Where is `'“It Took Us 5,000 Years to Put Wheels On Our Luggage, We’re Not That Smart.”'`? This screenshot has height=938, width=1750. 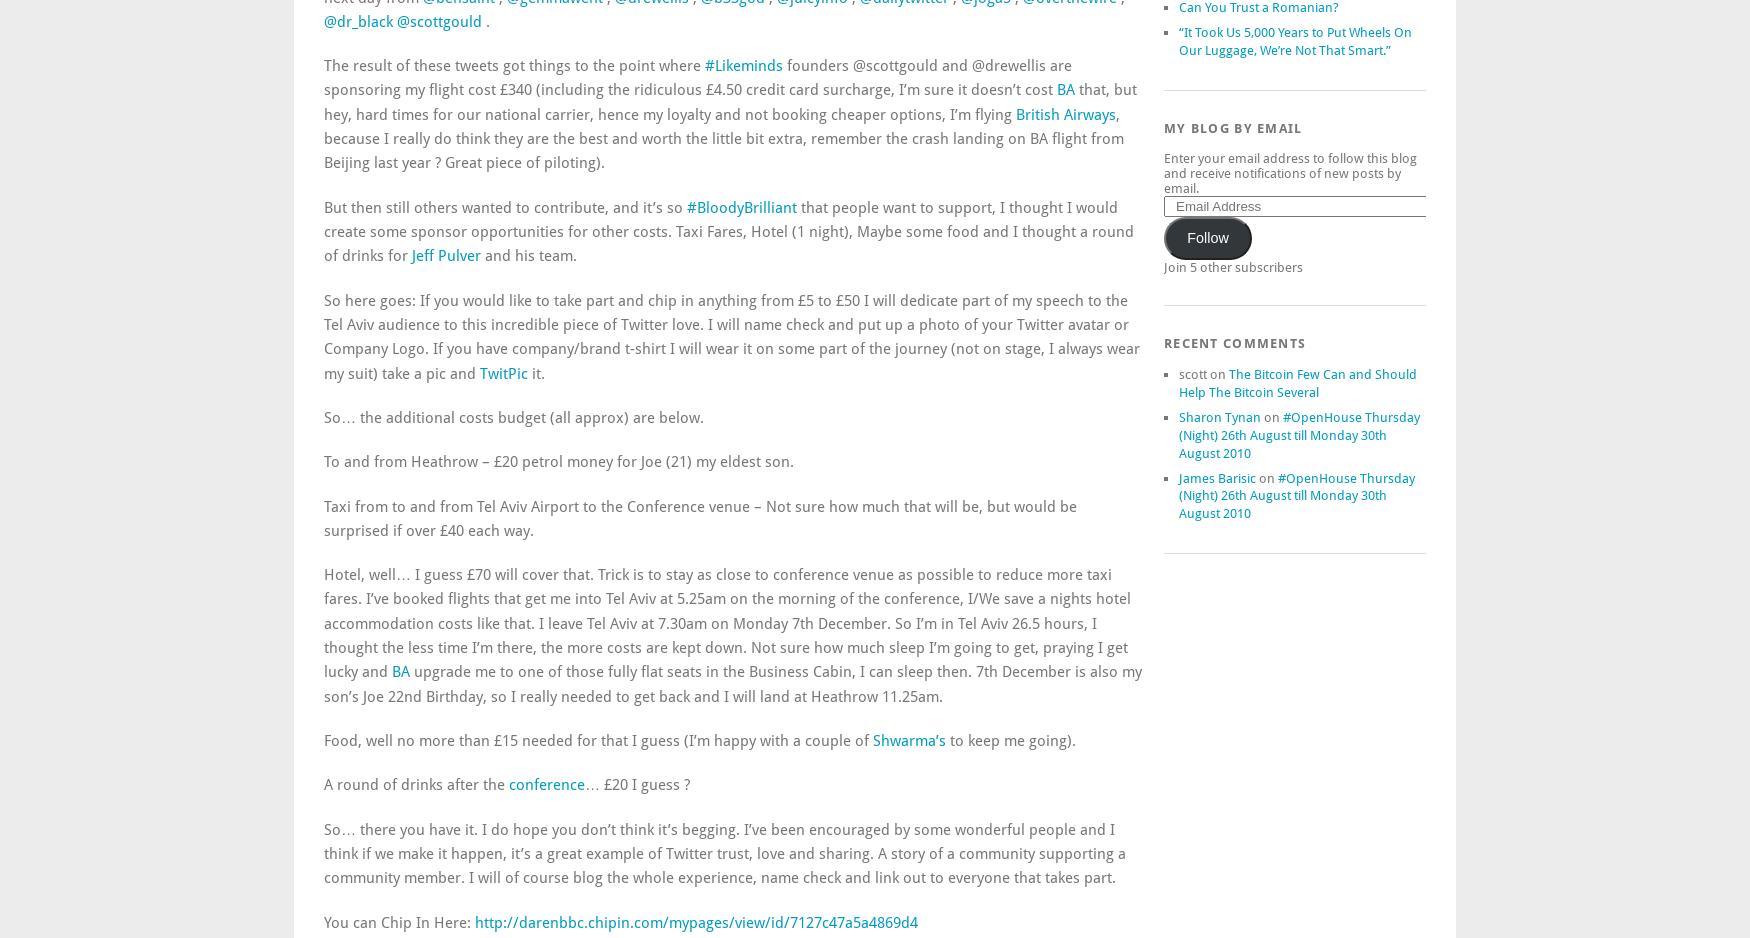 '“It Took Us 5,000 Years to Put Wheels On Our Luggage, We’re Not That Smart.”' is located at coordinates (1294, 39).